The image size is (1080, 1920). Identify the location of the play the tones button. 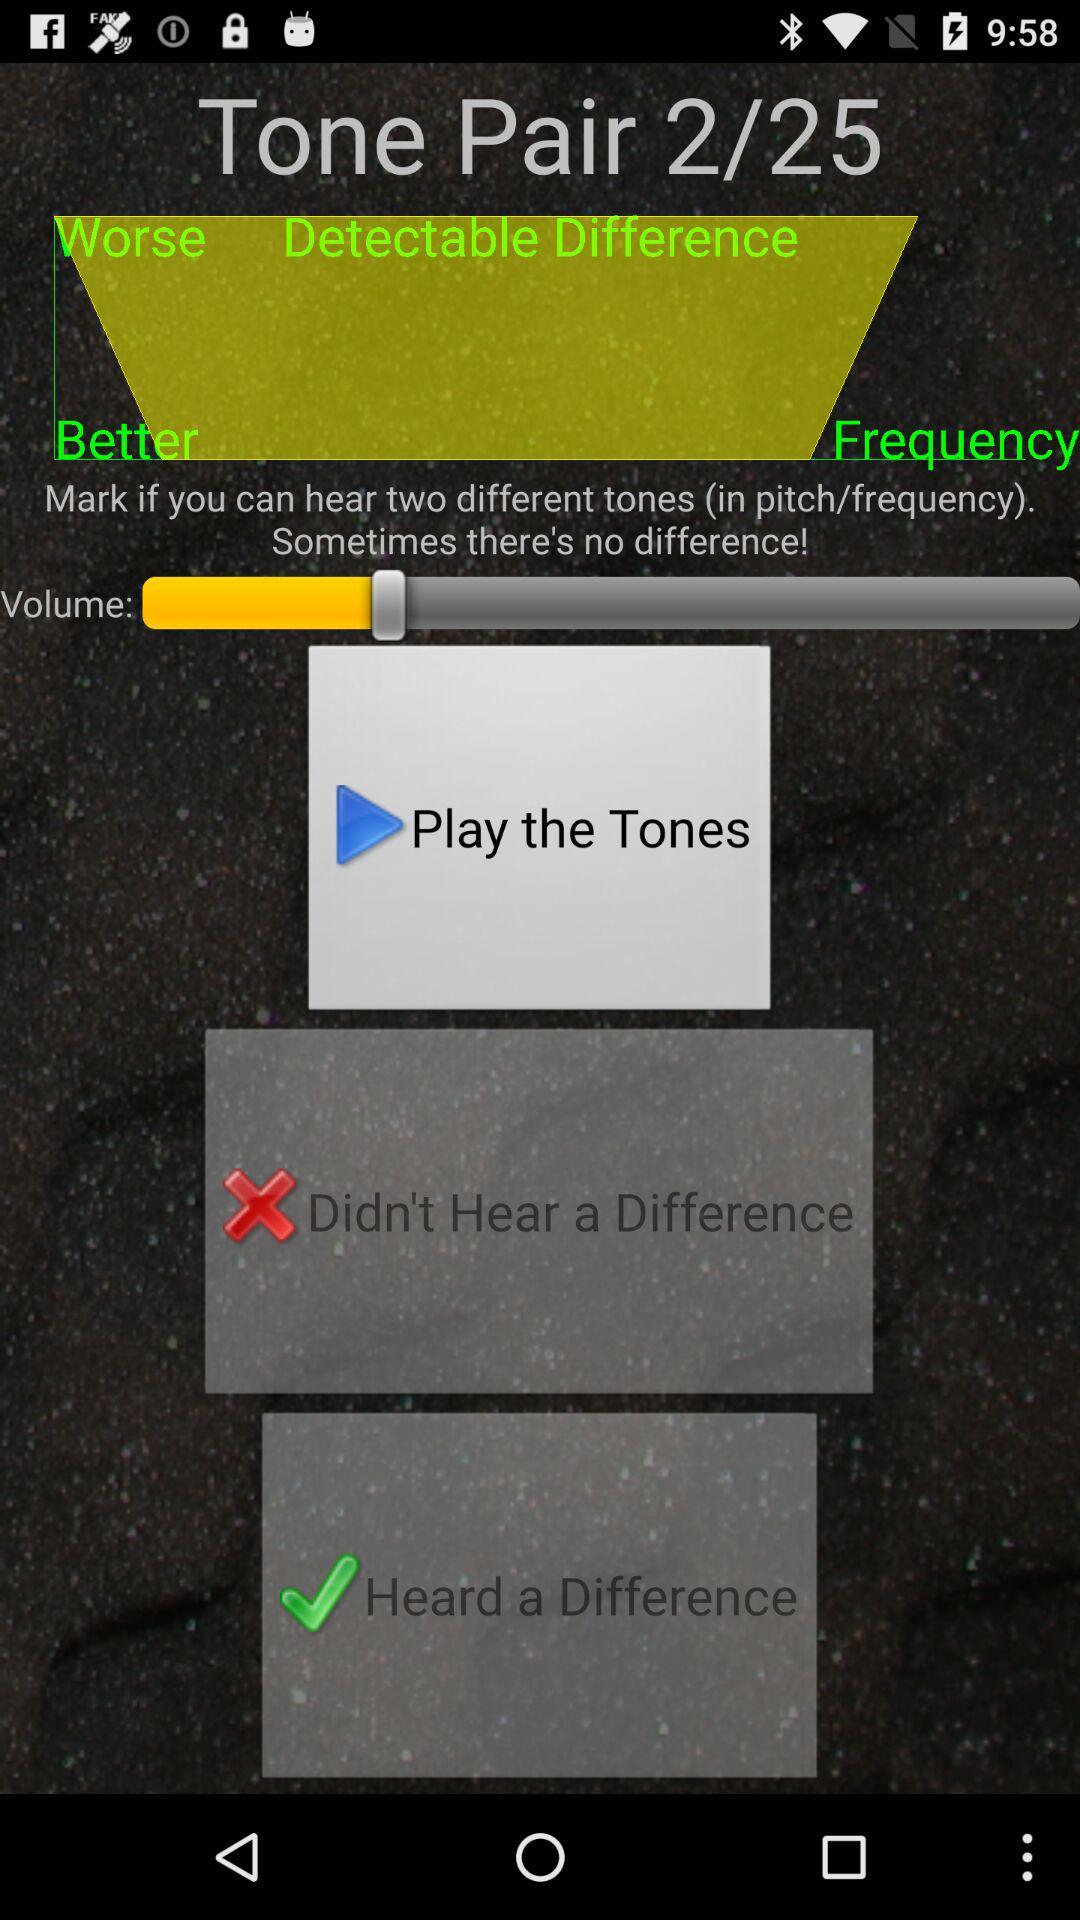
(540, 833).